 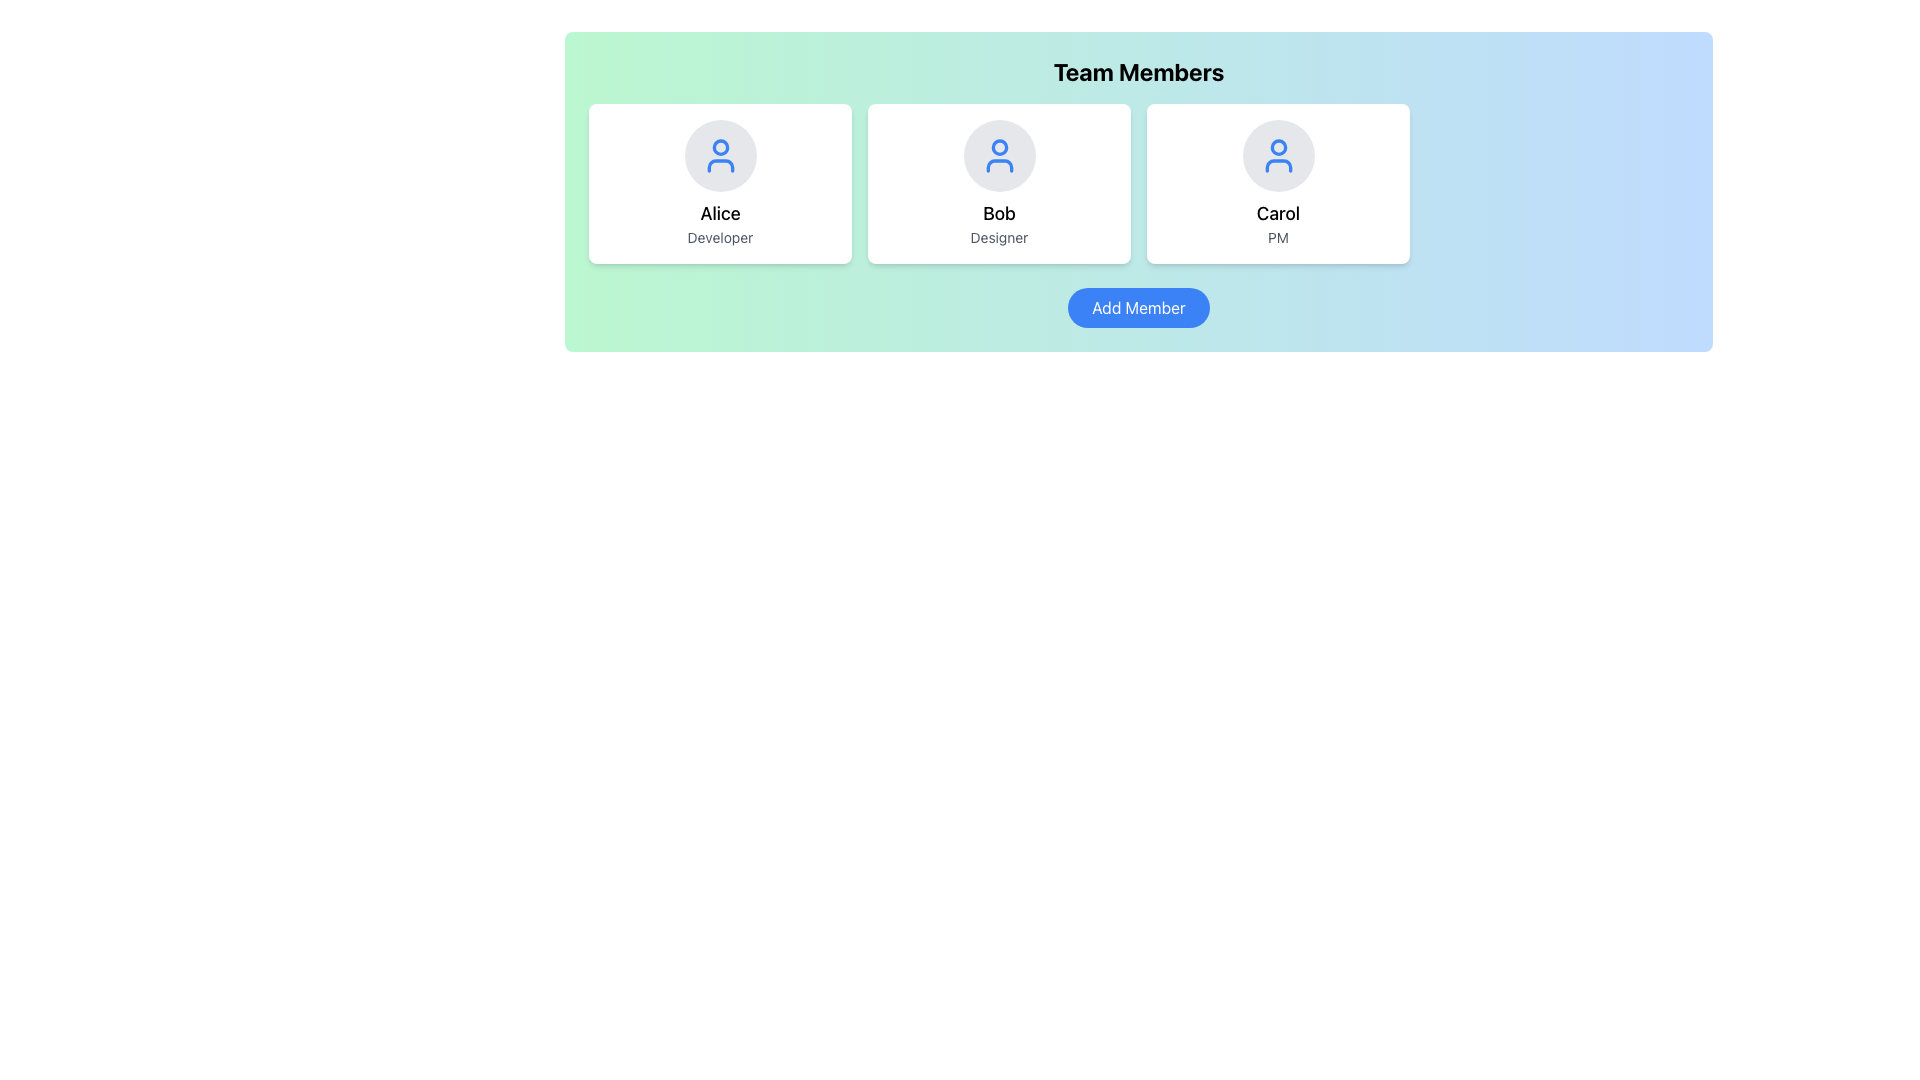 I want to click on the User Icon, which is a blue-stroked silhouette of a person in a light gray circular background, located in the card labeled 'Carol PM' in the third column of team member cards, so click(x=1277, y=154).